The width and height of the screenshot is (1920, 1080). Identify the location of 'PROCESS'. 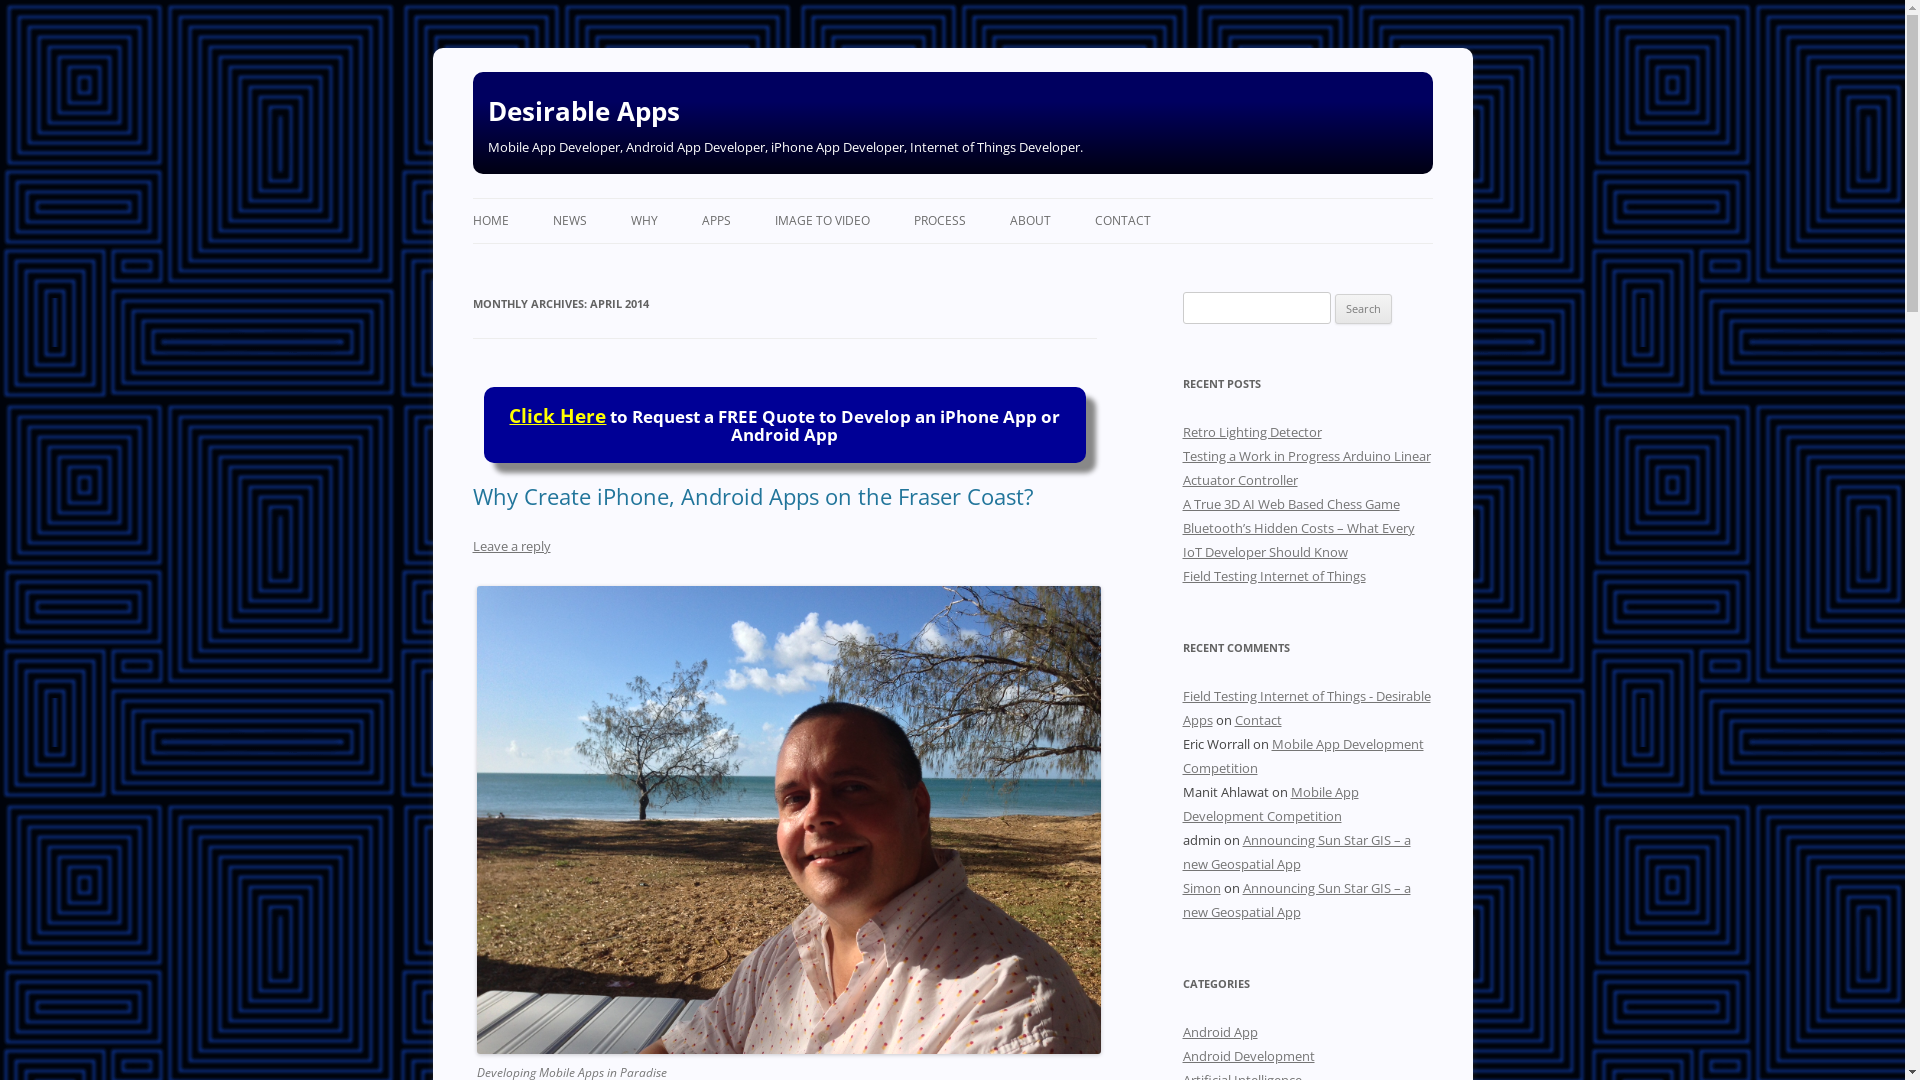
(939, 220).